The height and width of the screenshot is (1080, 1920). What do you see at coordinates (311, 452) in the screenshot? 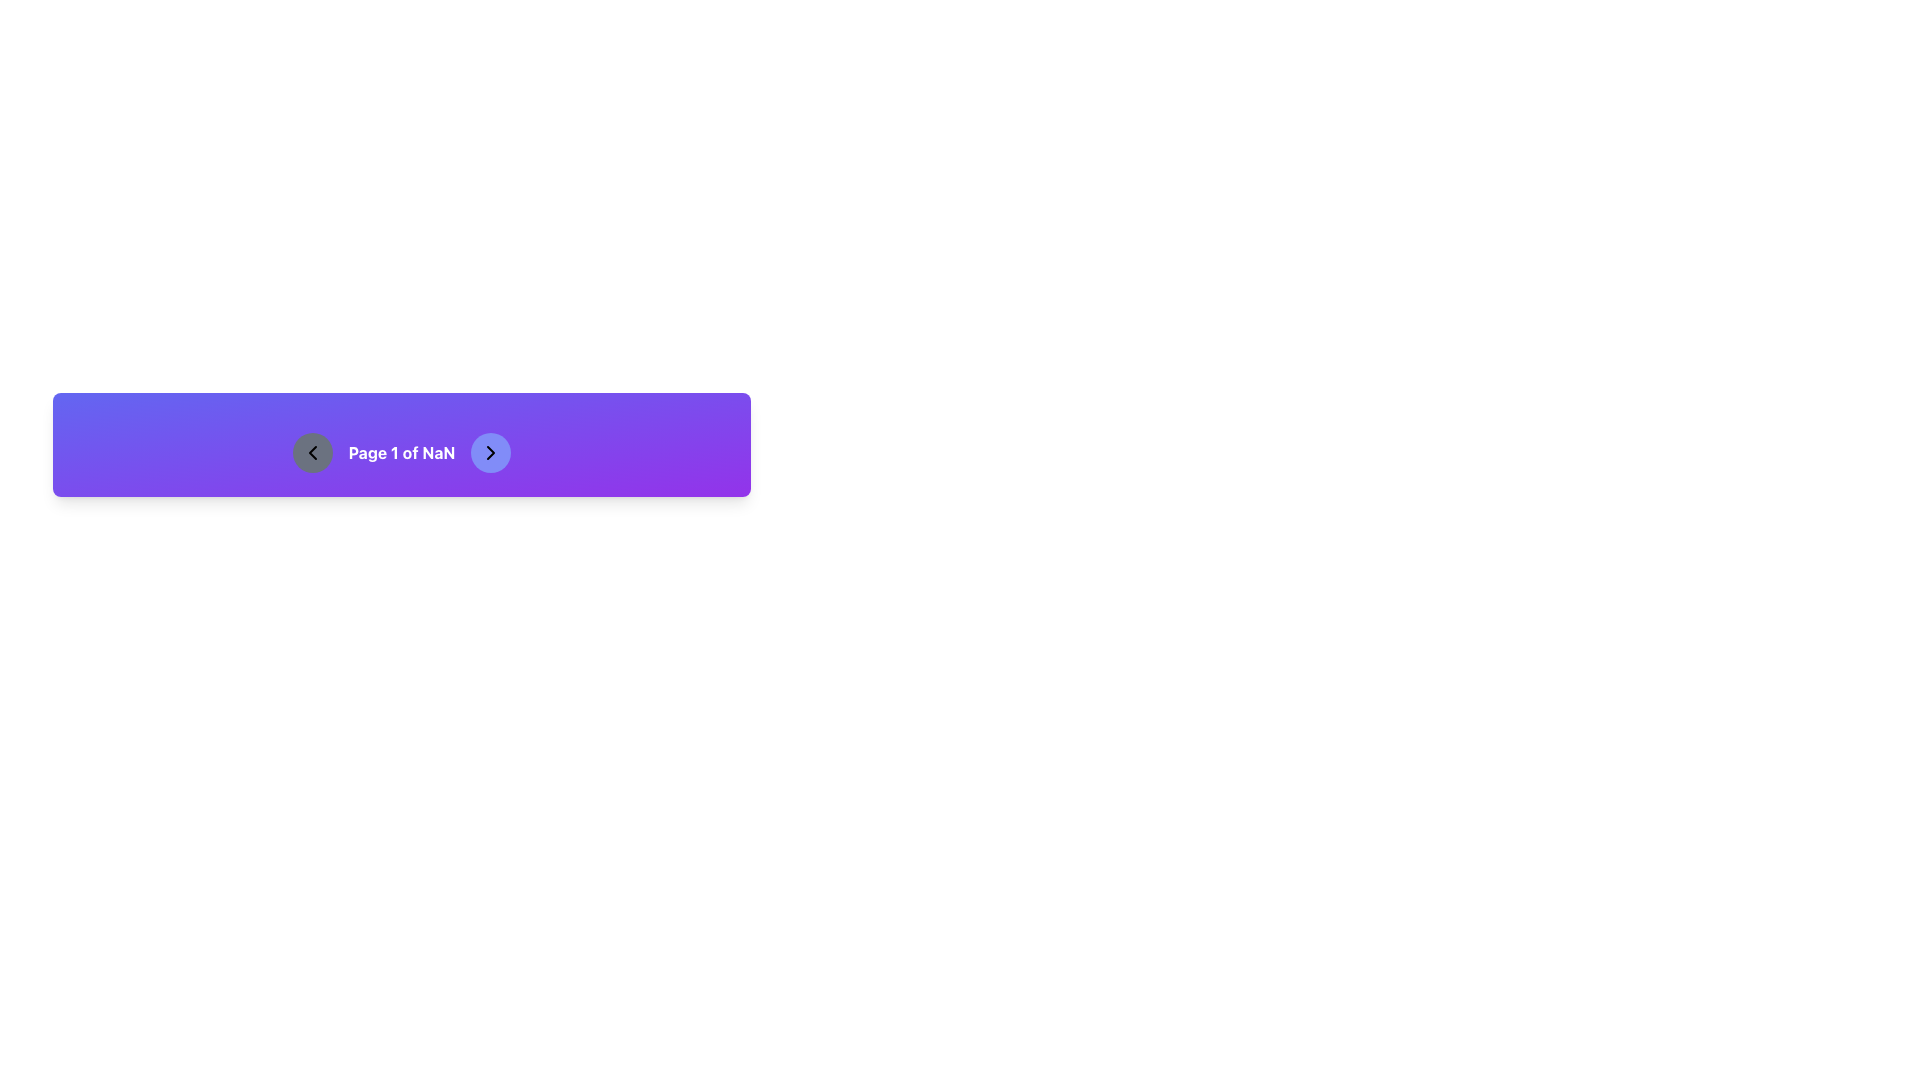
I see `the leftward-pointing arrow icon styled with a chevron shape in a circular blue background, located before the 'Page 1 of NaN' text label, to potentially reveal additional details or trigger a style change` at bounding box center [311, 452].